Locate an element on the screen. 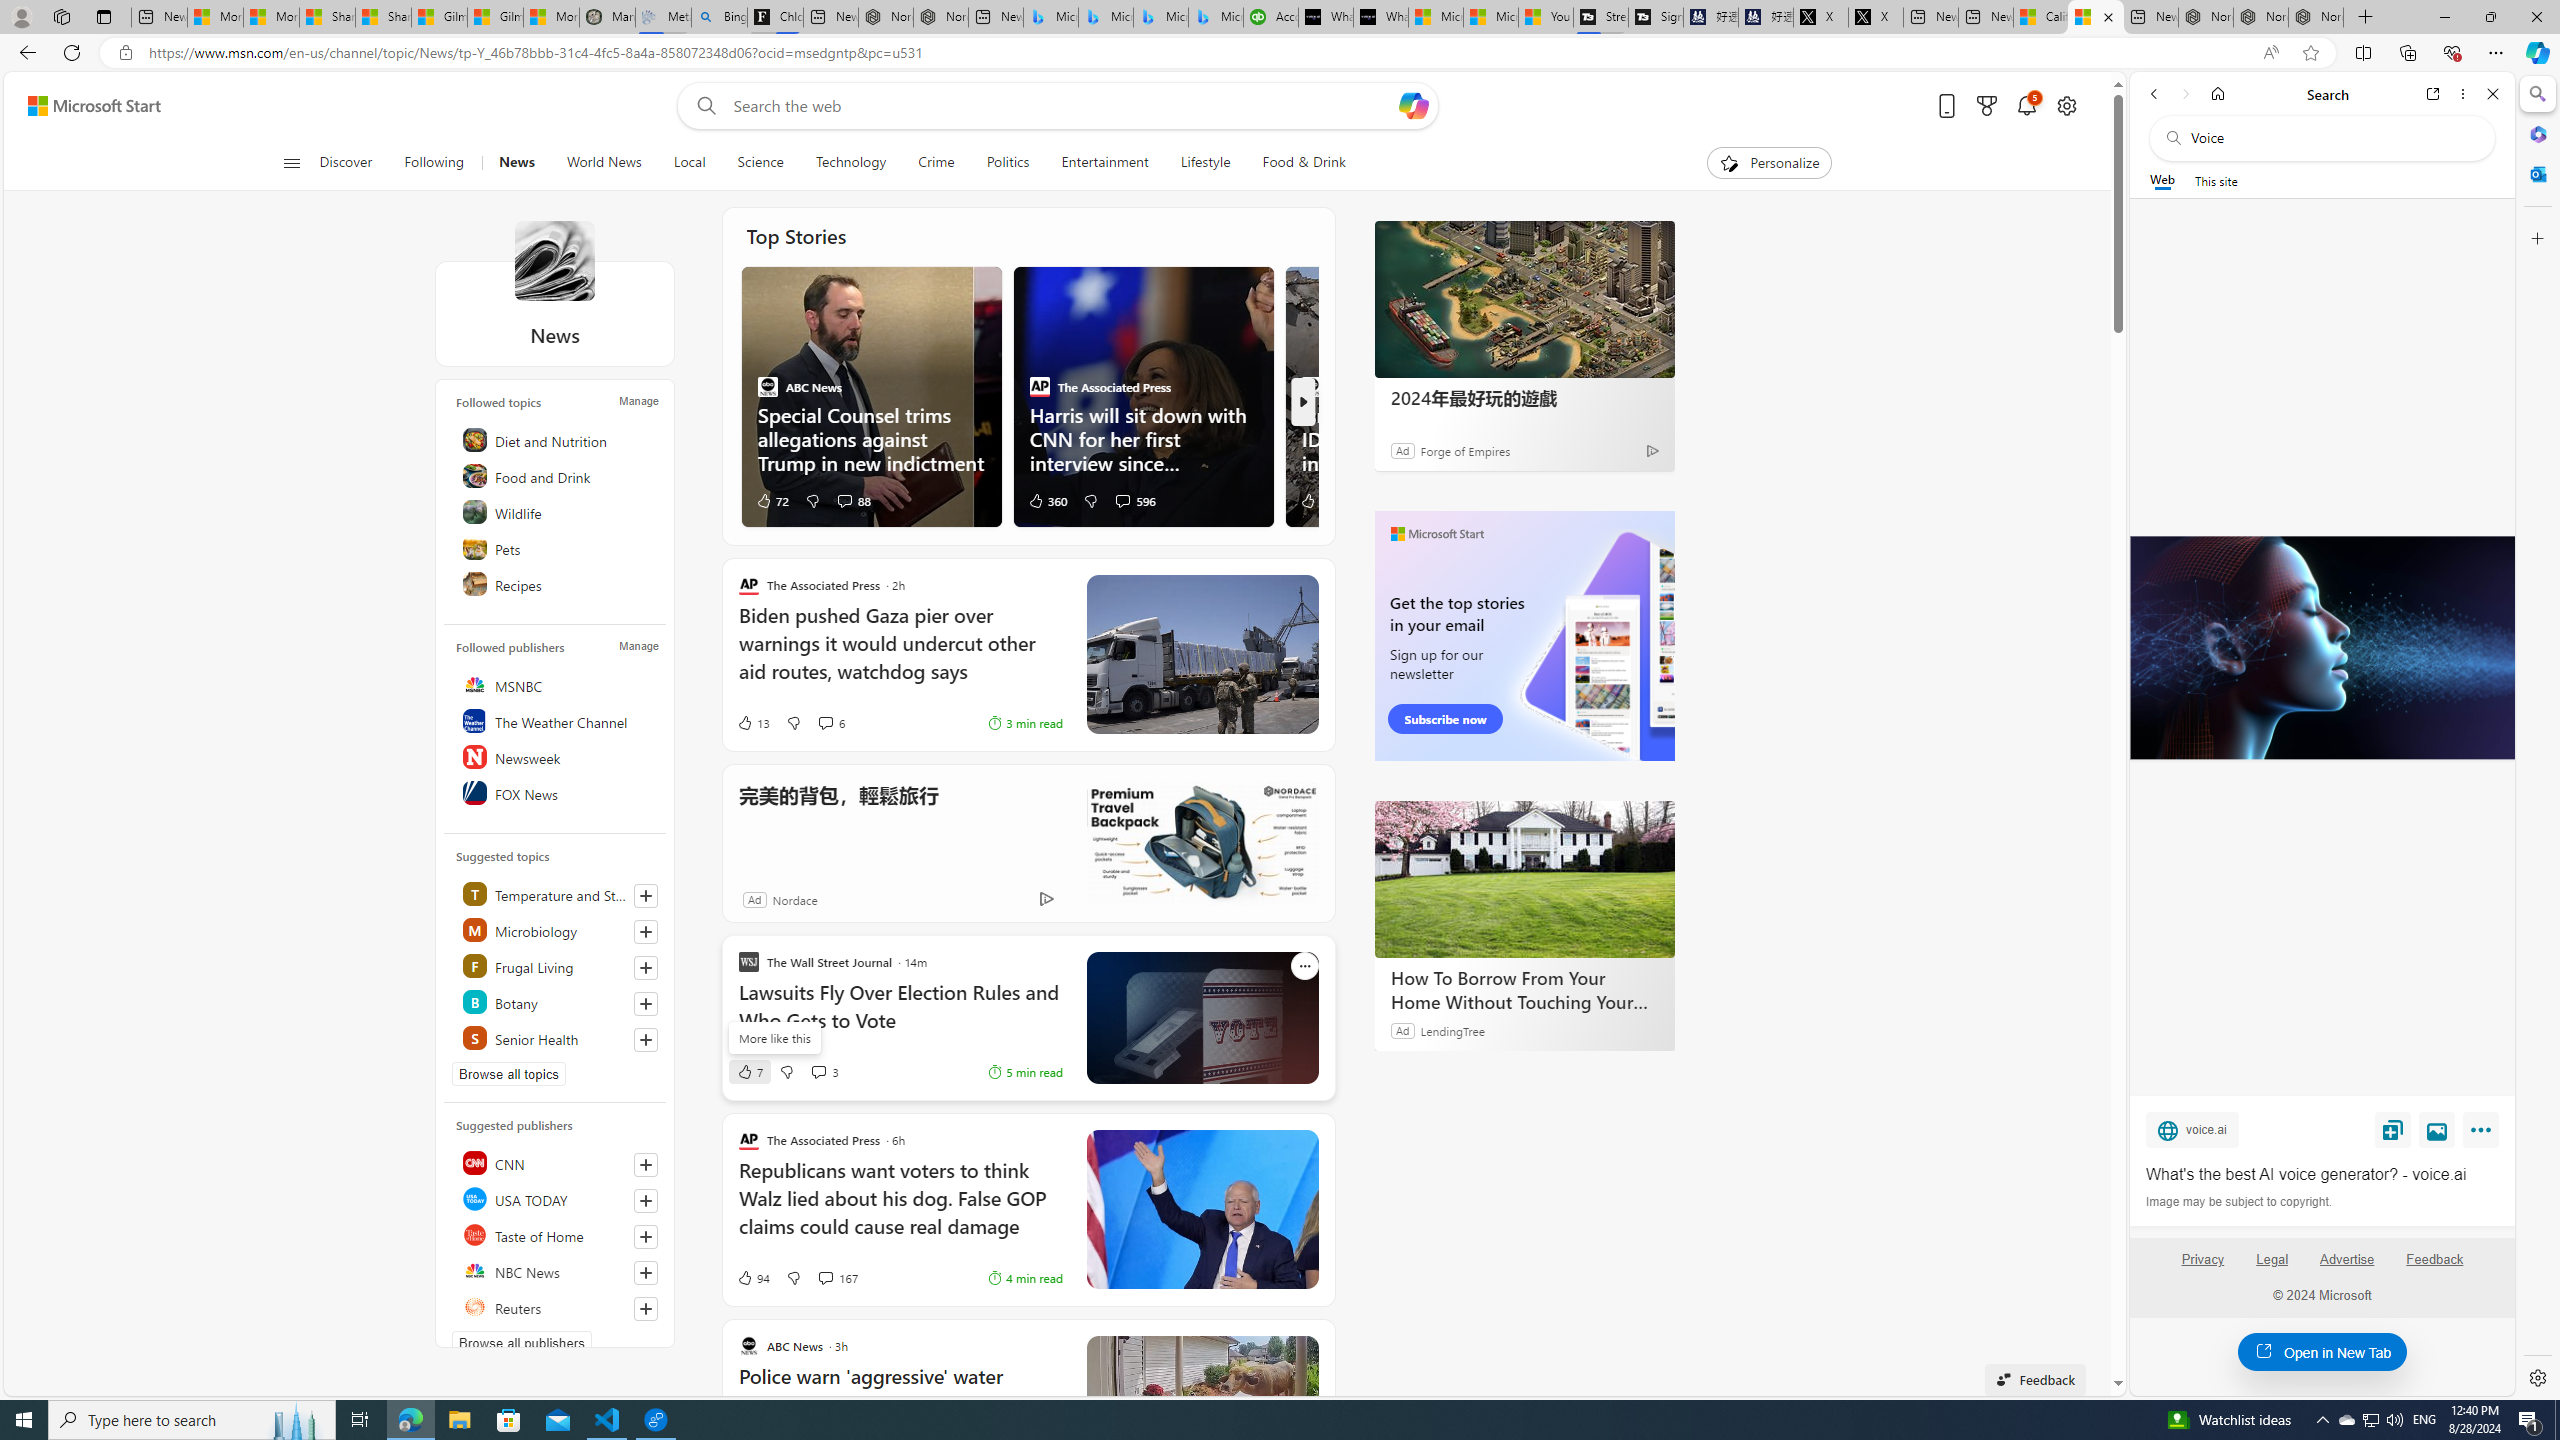 The width and height of the screenshot is (2560, 1440). 'Science' is located at coordinates (759, 162).